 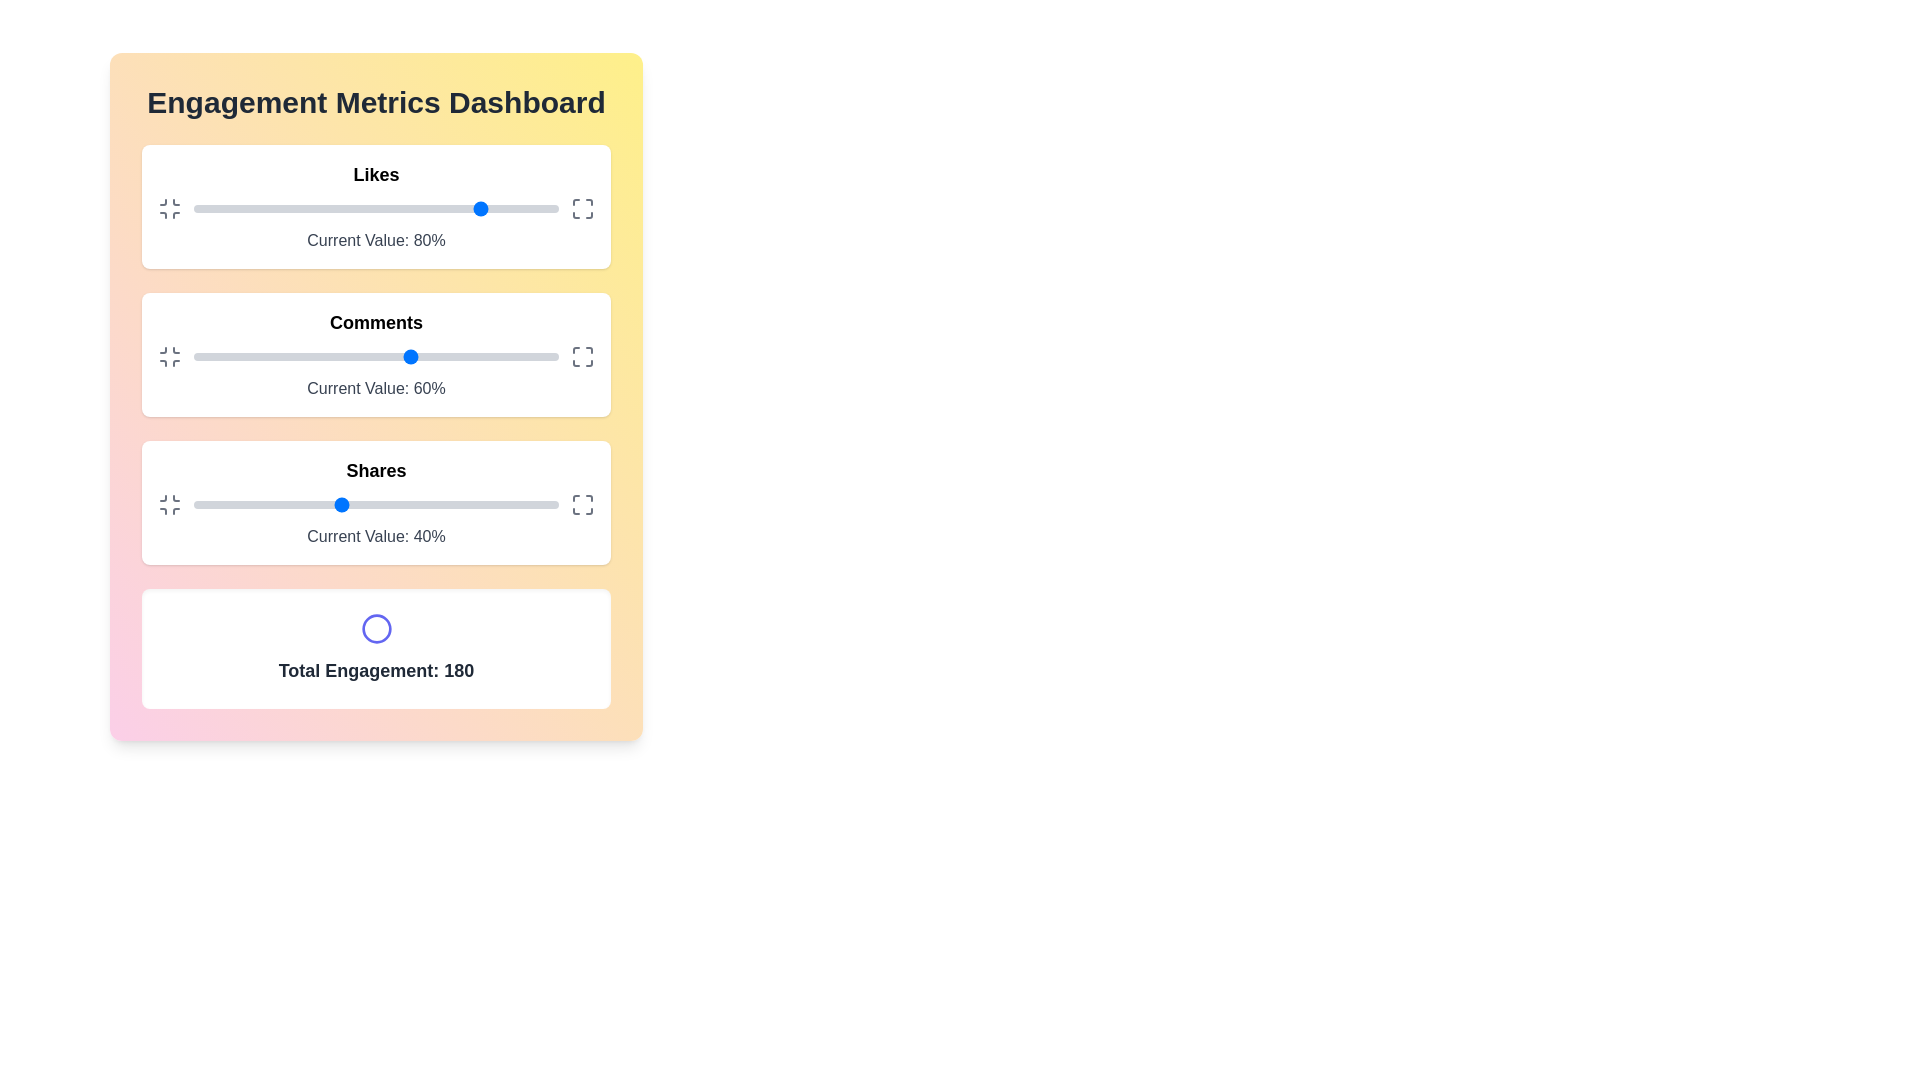 I want to click on comments, so click(x=350, y=356).